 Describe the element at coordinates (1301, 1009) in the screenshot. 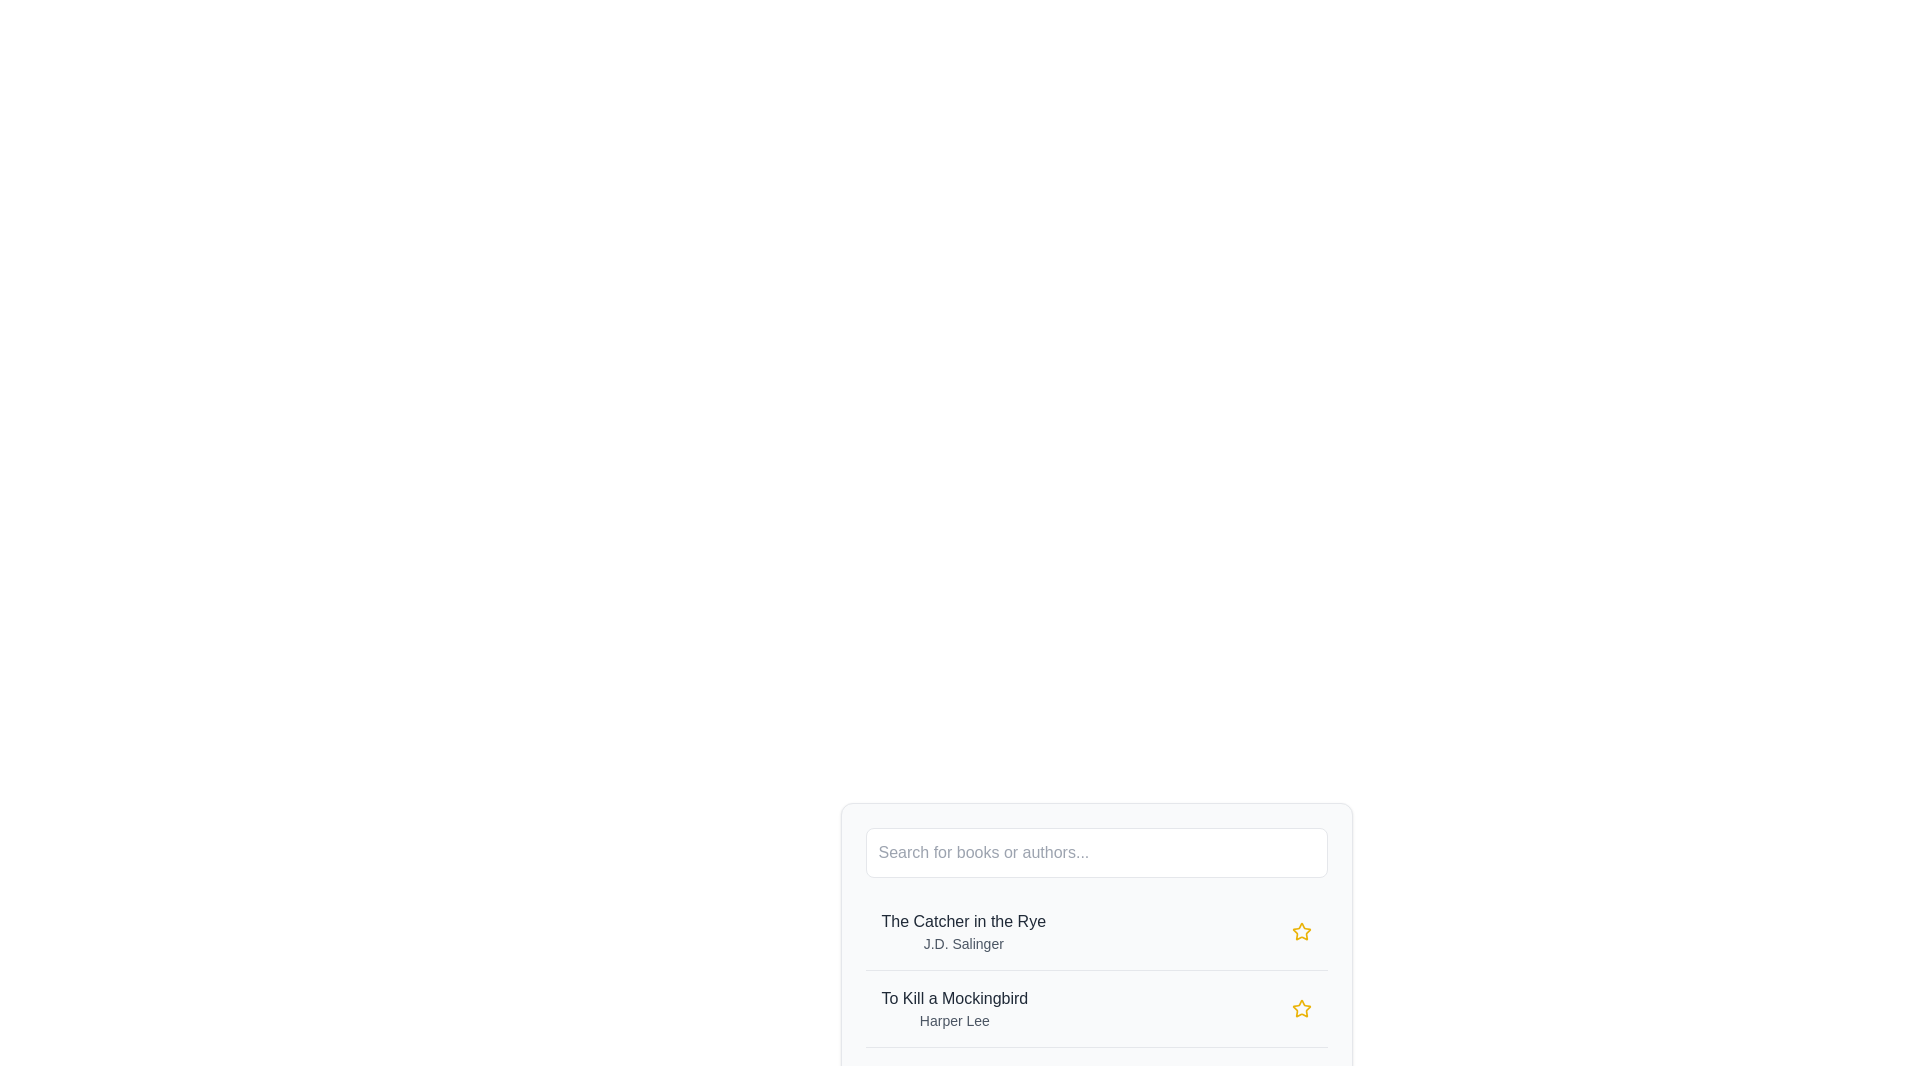

I see `the star icon located in the second row, right next to 'Harper Lee', to rate or mark the book as a favorite` at that location.